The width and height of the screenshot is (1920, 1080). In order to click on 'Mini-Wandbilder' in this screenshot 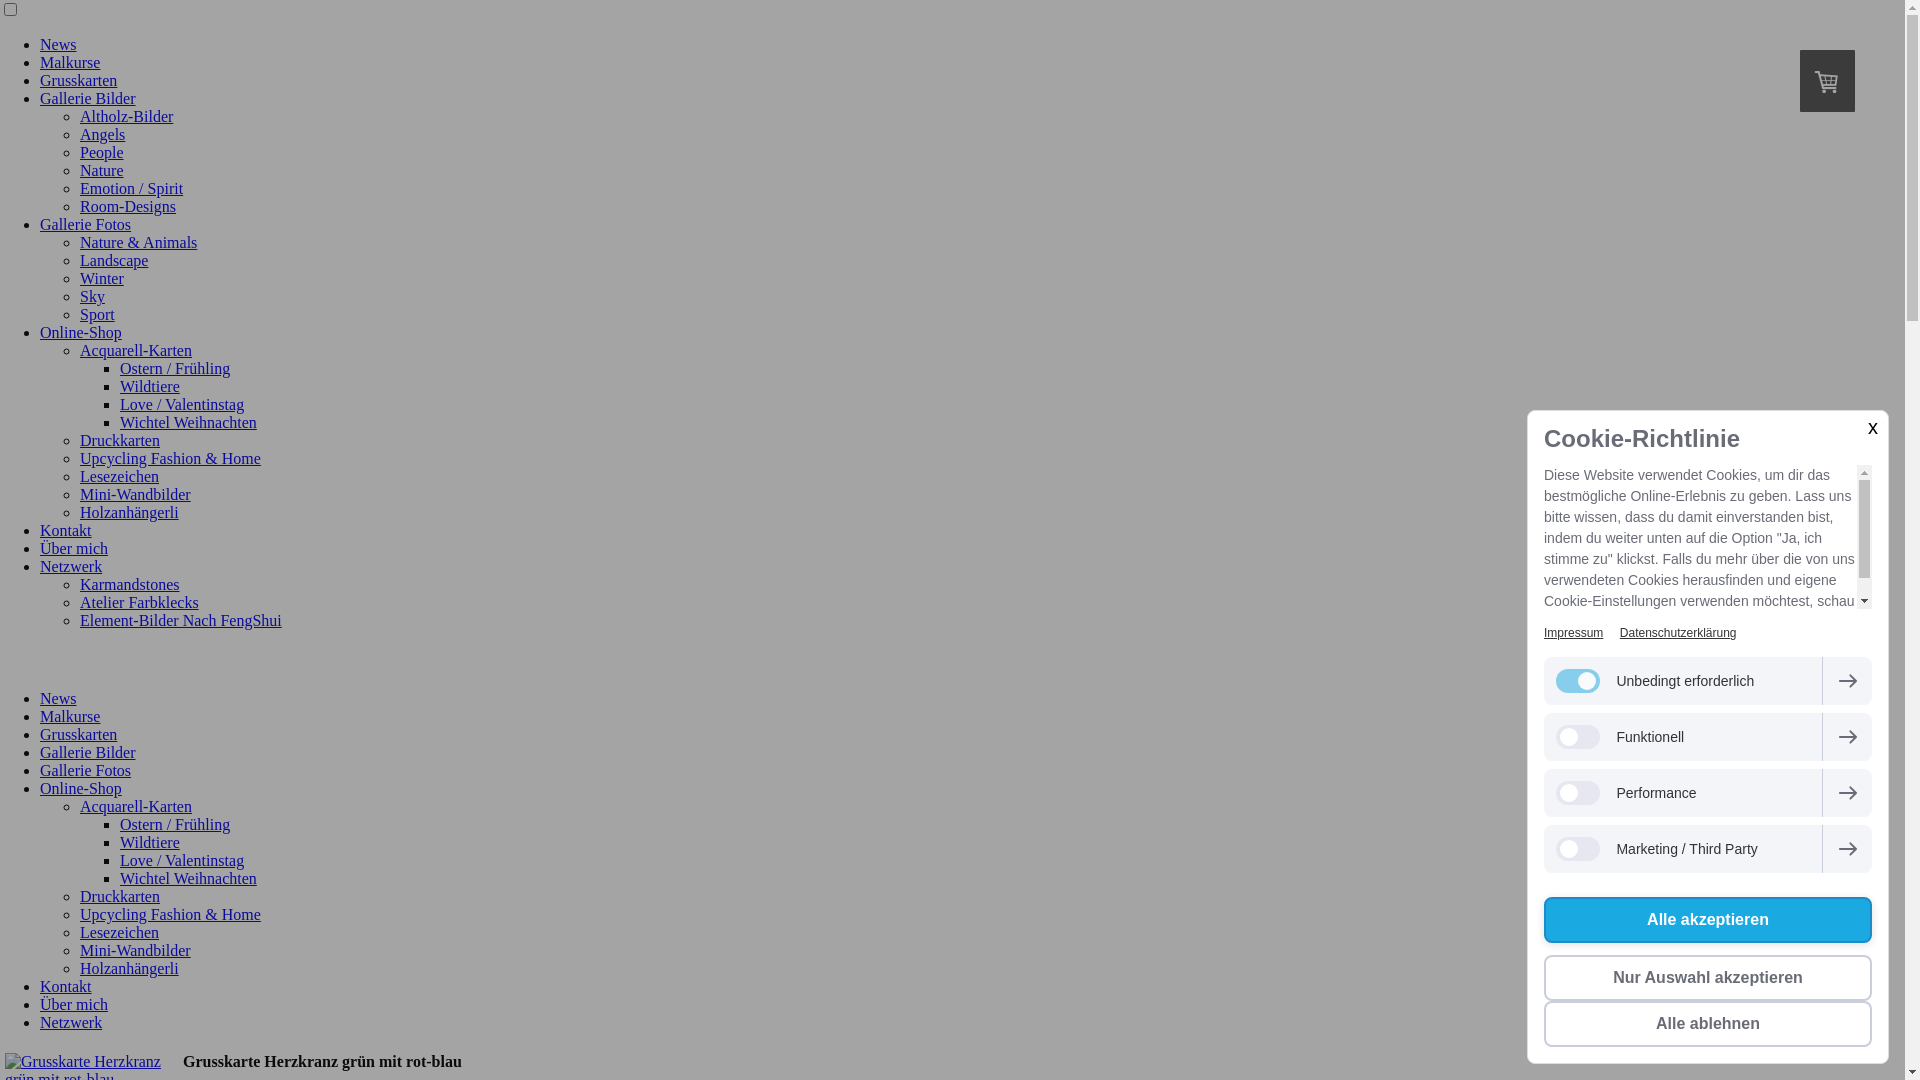, I will do `click(80, 949)`.